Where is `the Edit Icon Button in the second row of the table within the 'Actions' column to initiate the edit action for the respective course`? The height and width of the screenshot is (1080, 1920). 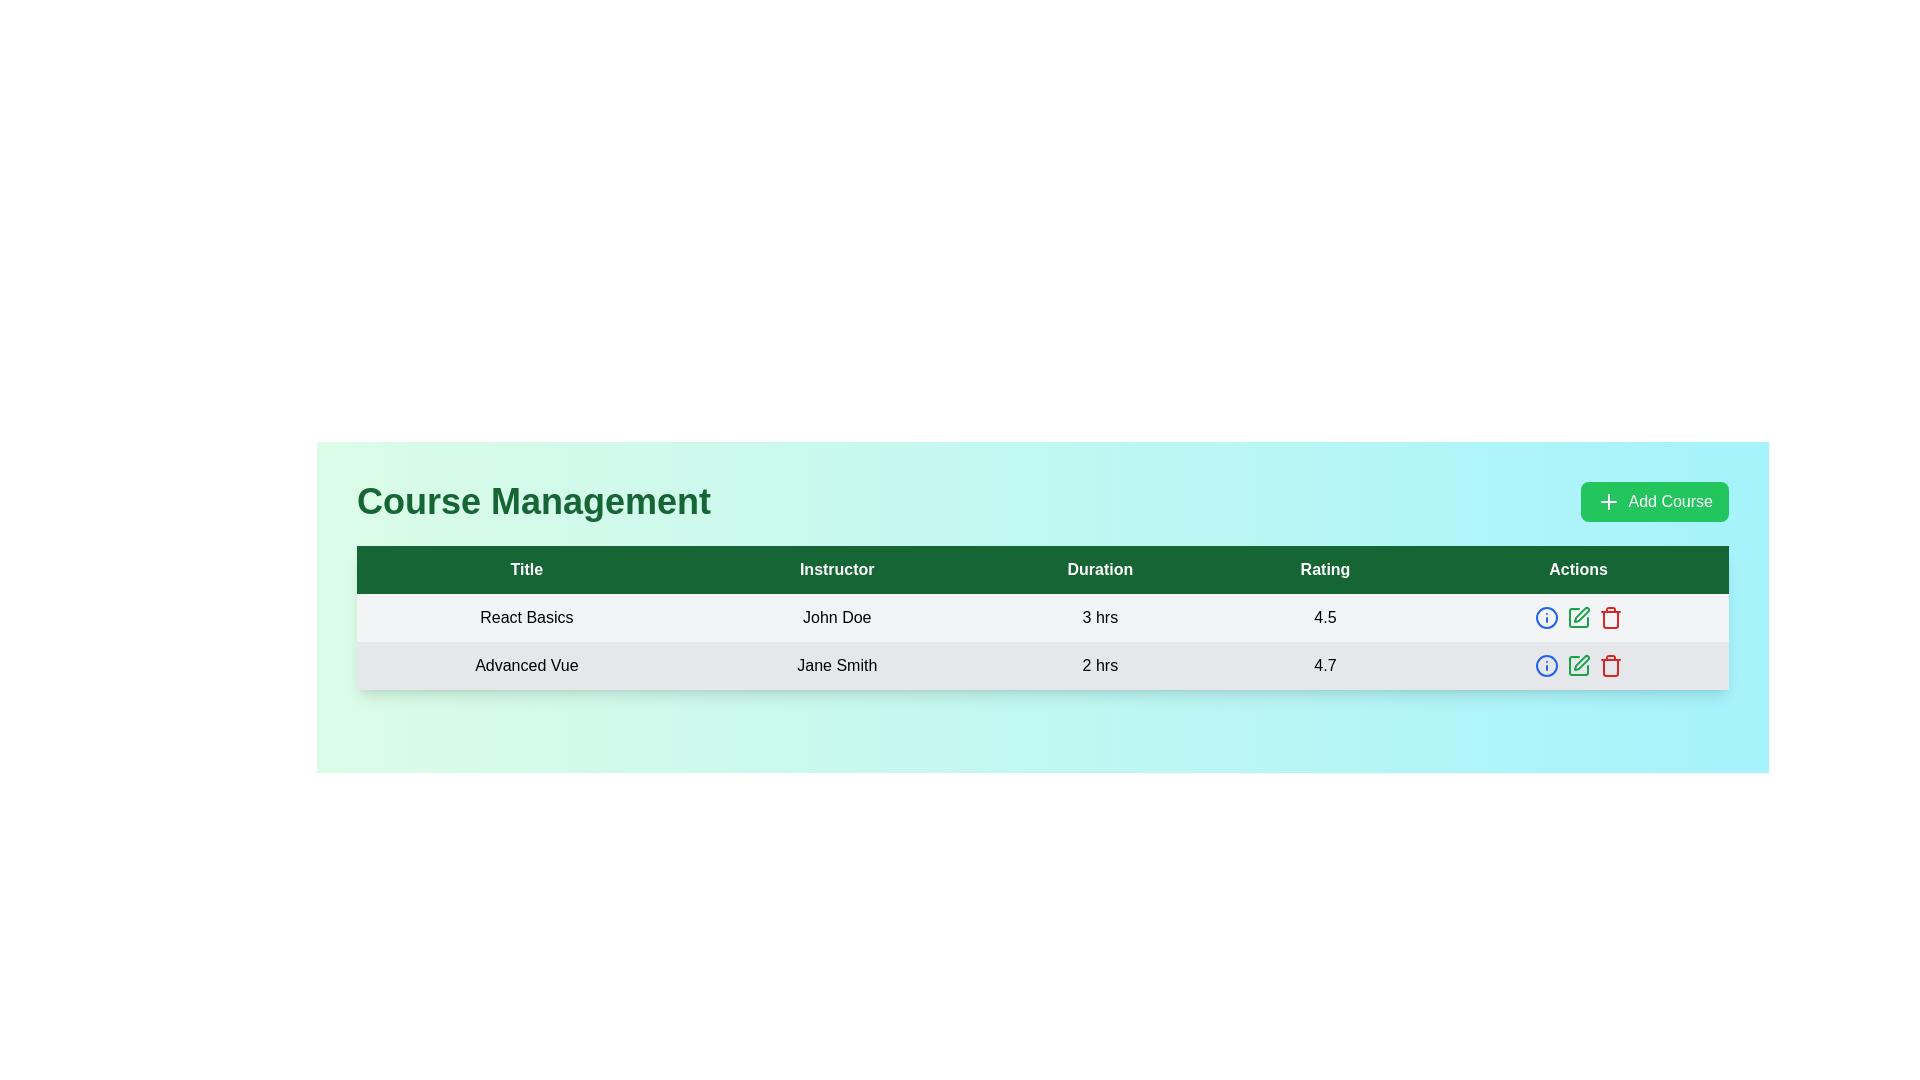
the Edit Icon Button in the second row of the table within the 'Actions' column to initiate the edit action for the respective course is located at coordinates (1580, 613).